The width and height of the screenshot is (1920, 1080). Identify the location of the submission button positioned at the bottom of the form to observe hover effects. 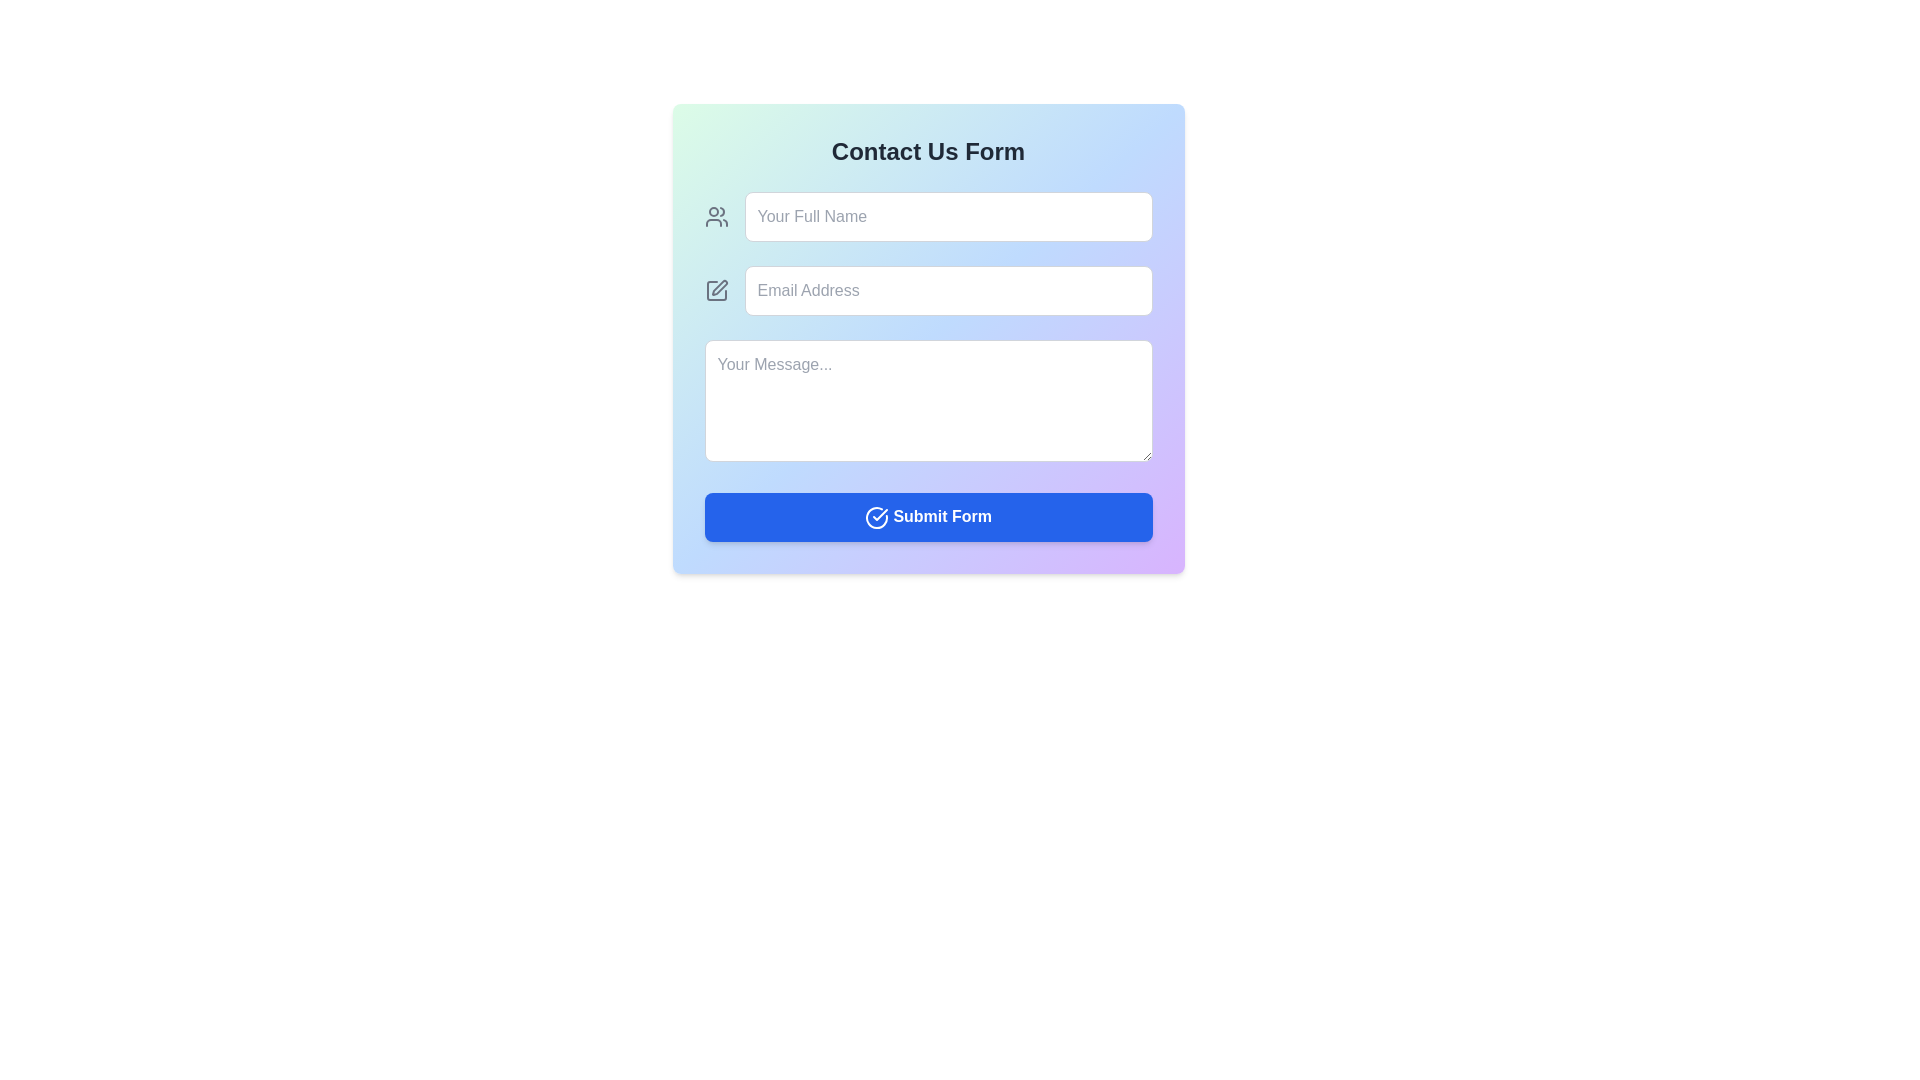
(927, 516).